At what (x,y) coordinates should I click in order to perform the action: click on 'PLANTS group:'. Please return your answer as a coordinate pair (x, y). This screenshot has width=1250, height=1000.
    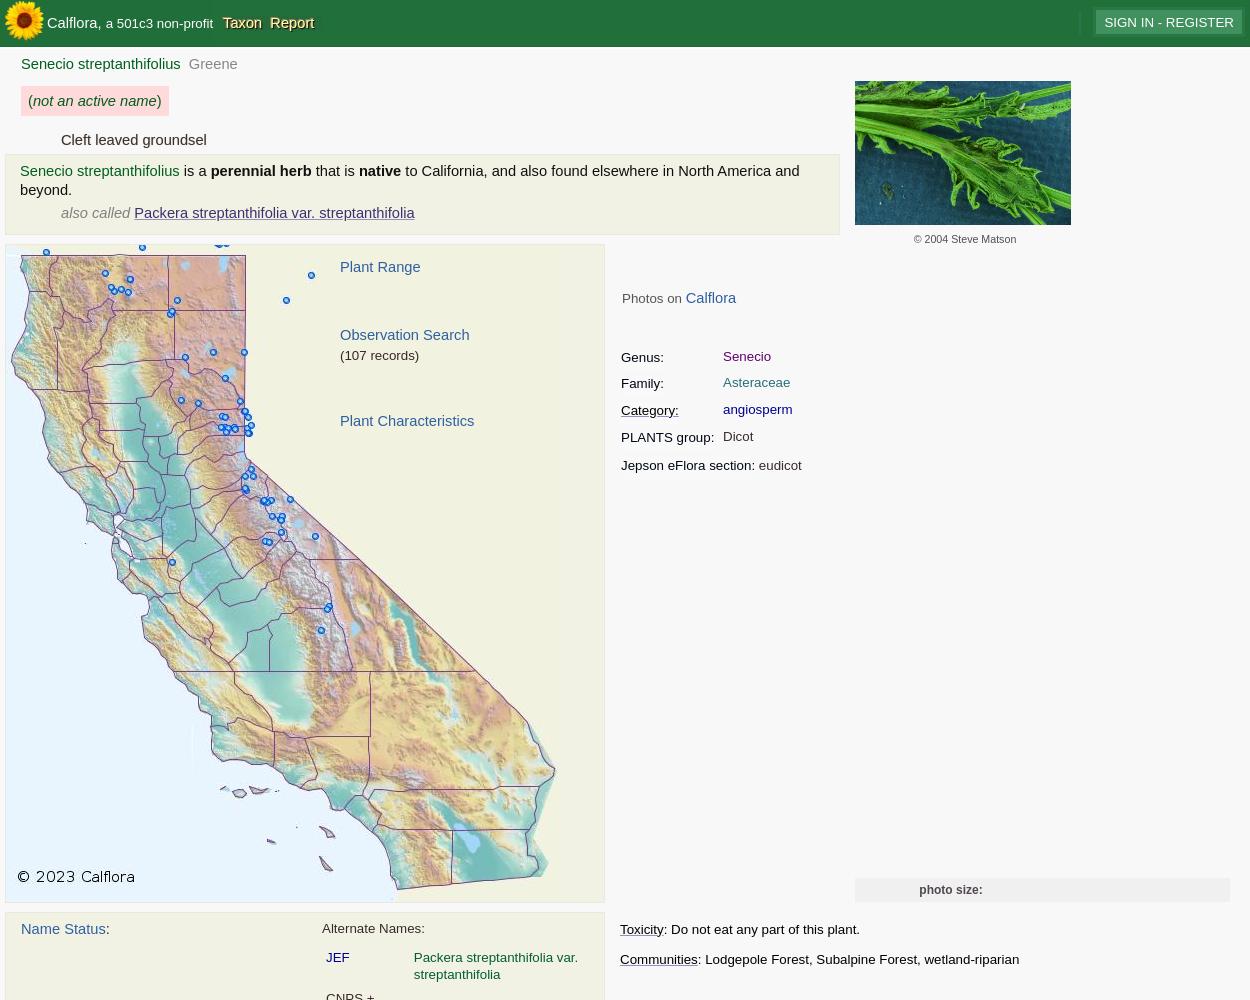
    Looking at the image, I should click on (620, 436).